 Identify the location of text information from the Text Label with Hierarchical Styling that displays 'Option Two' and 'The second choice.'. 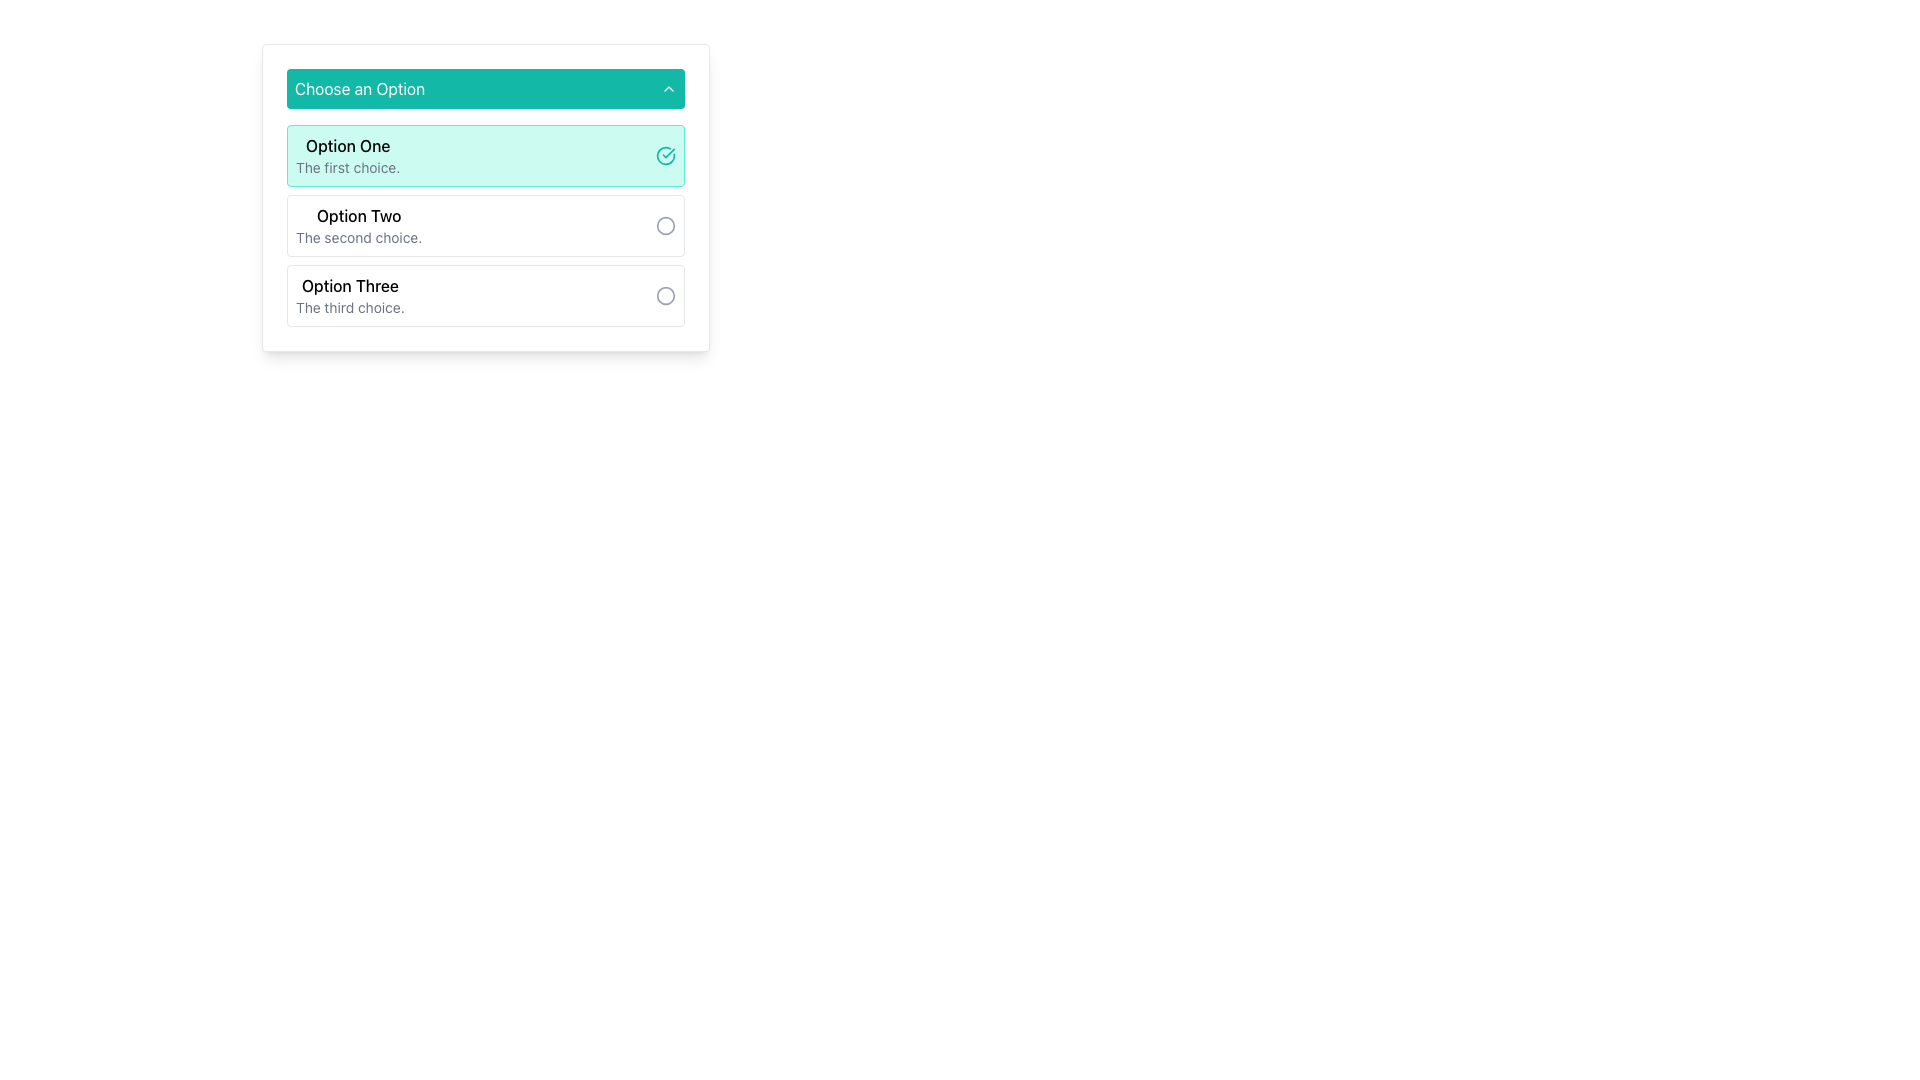
(359, 225).